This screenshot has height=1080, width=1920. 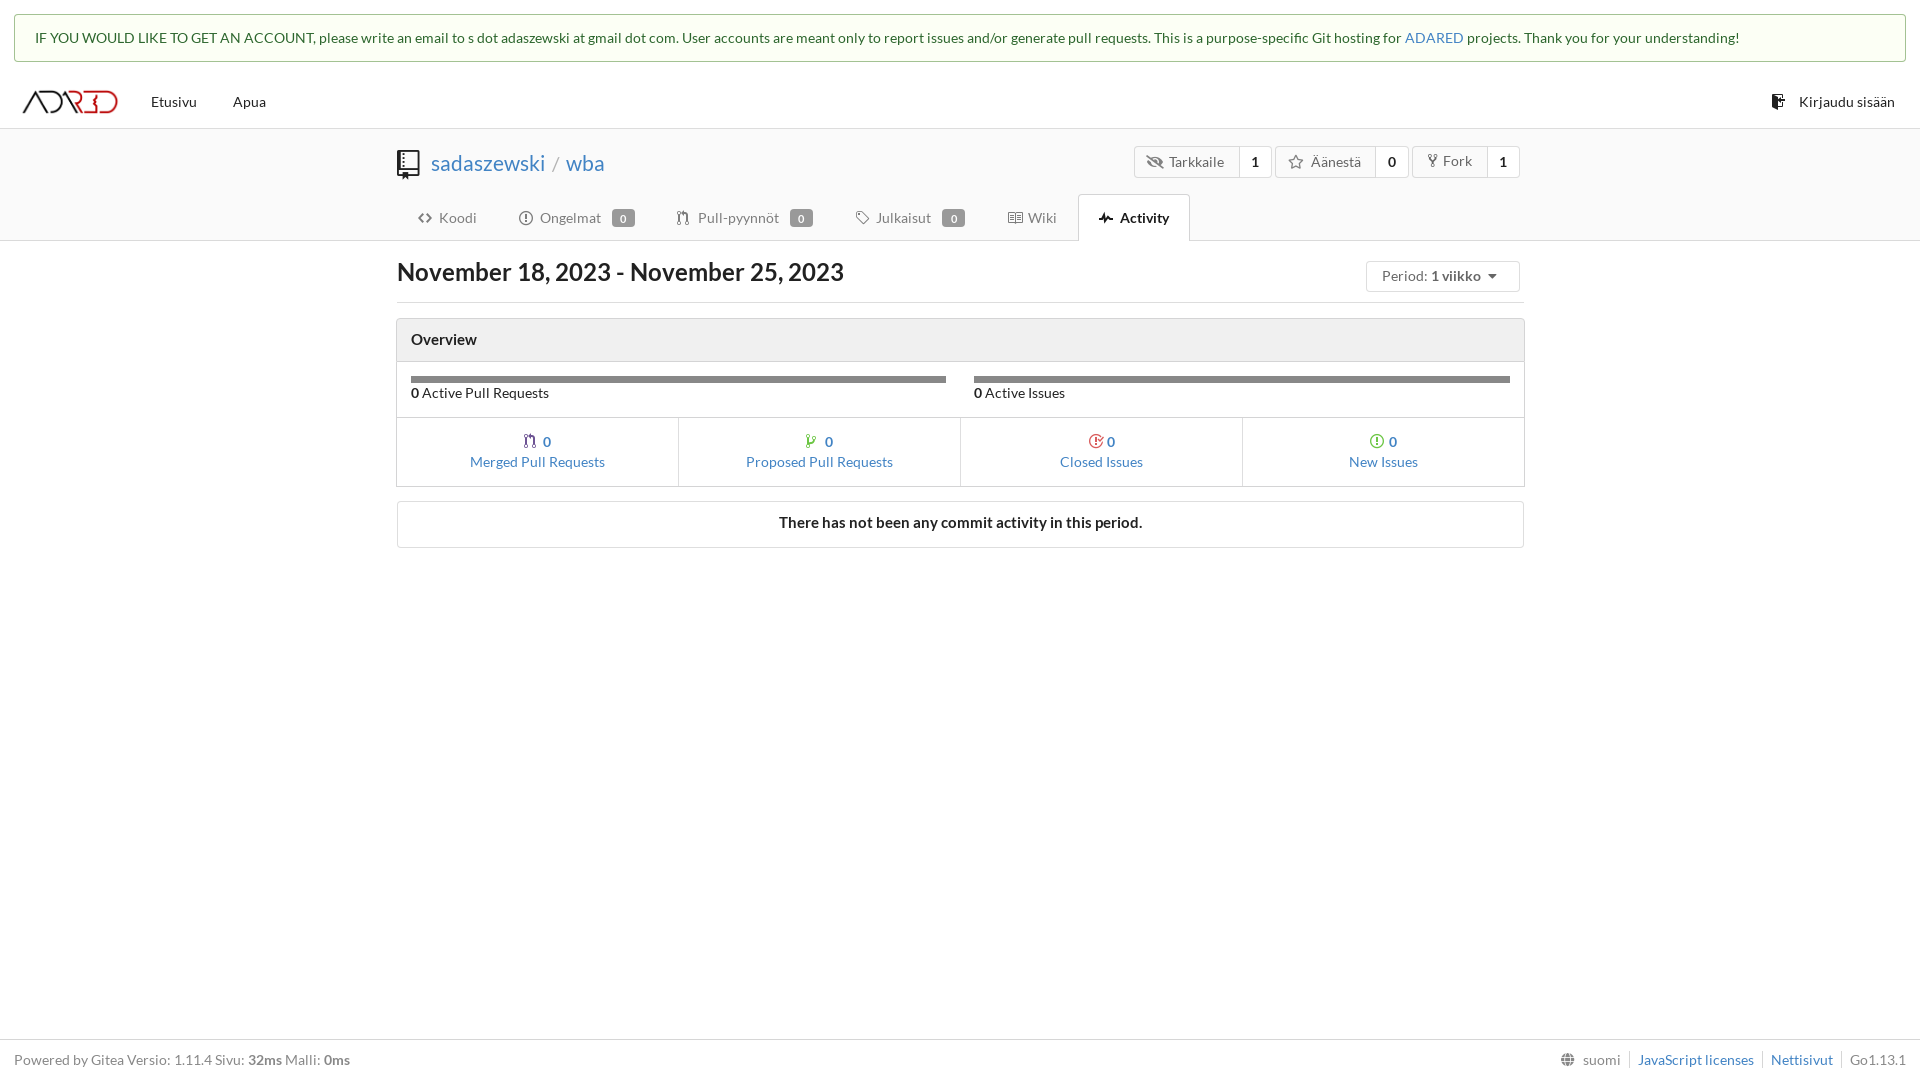 I want to click on 'Ongelmat, so click(x=575, y=216).